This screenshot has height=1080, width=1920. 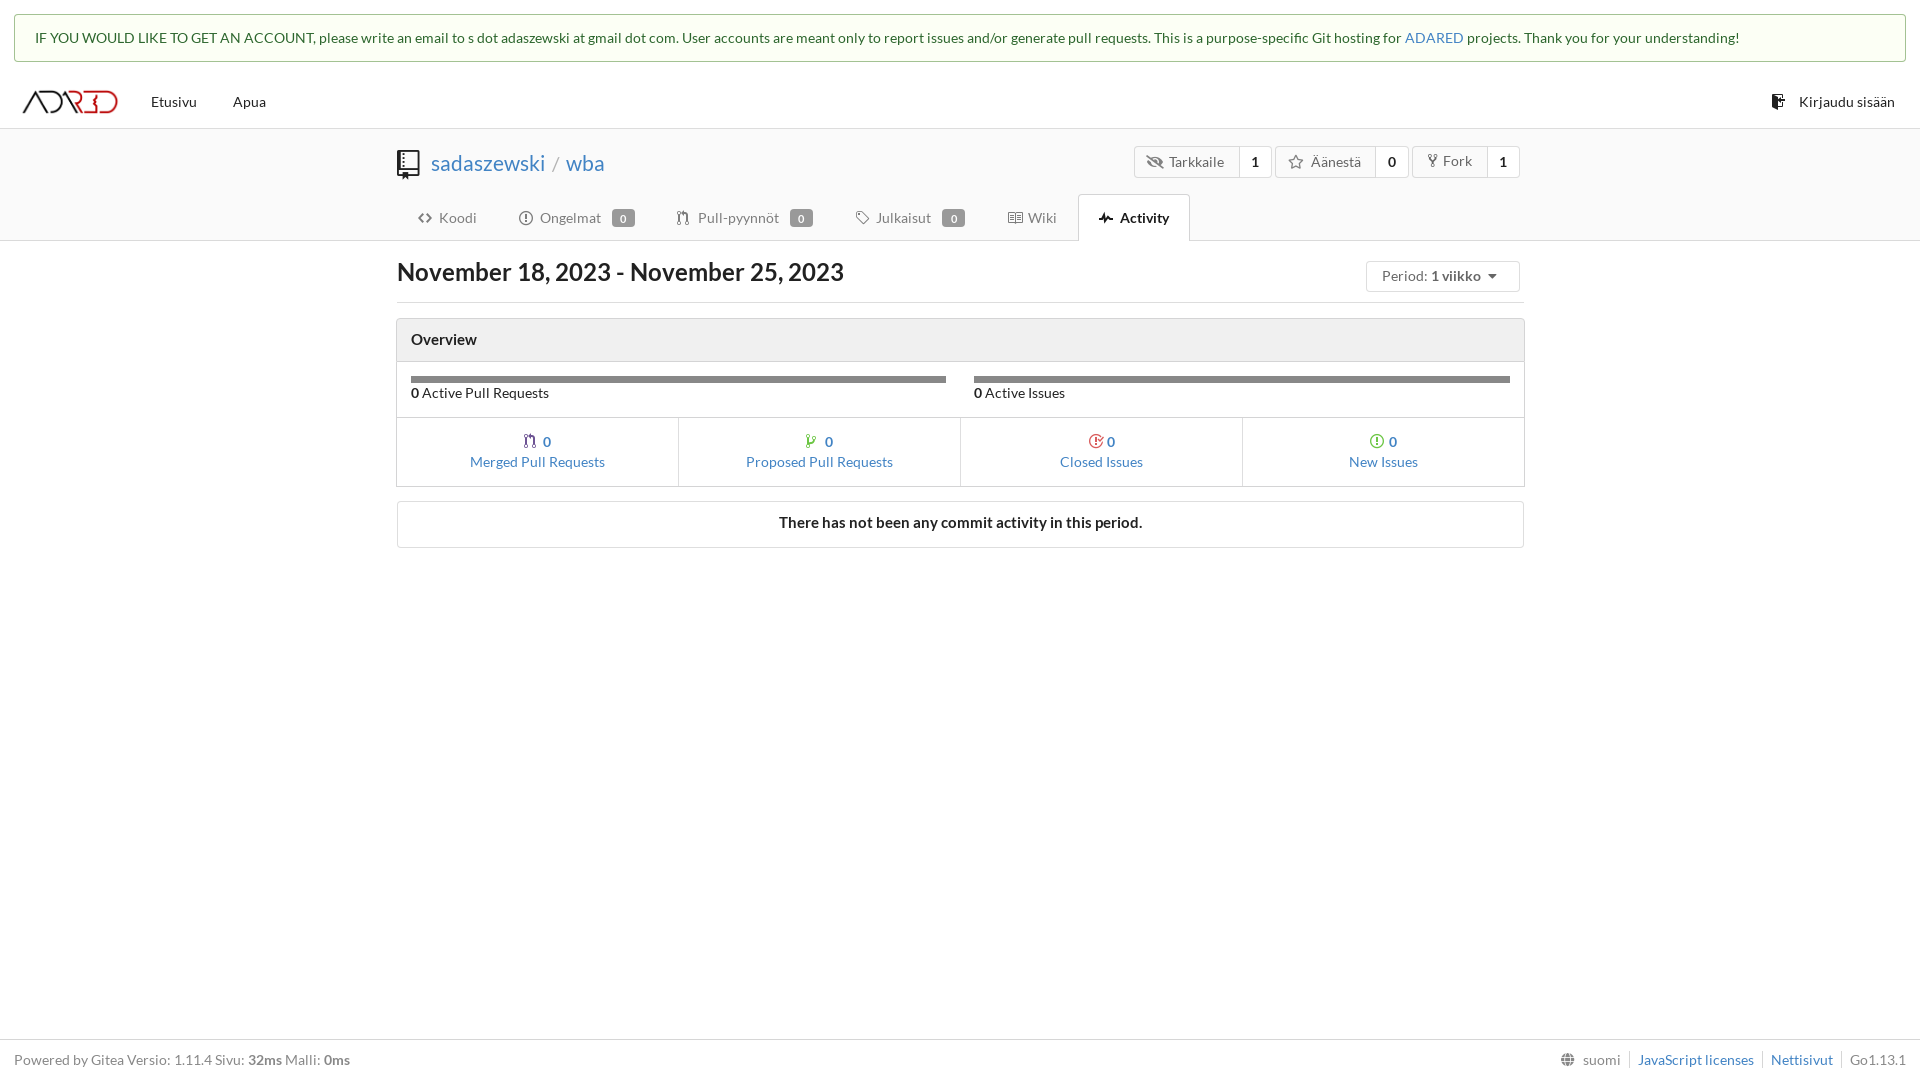 I want to click on 'Ongelmat, so click(x=575, y=216).